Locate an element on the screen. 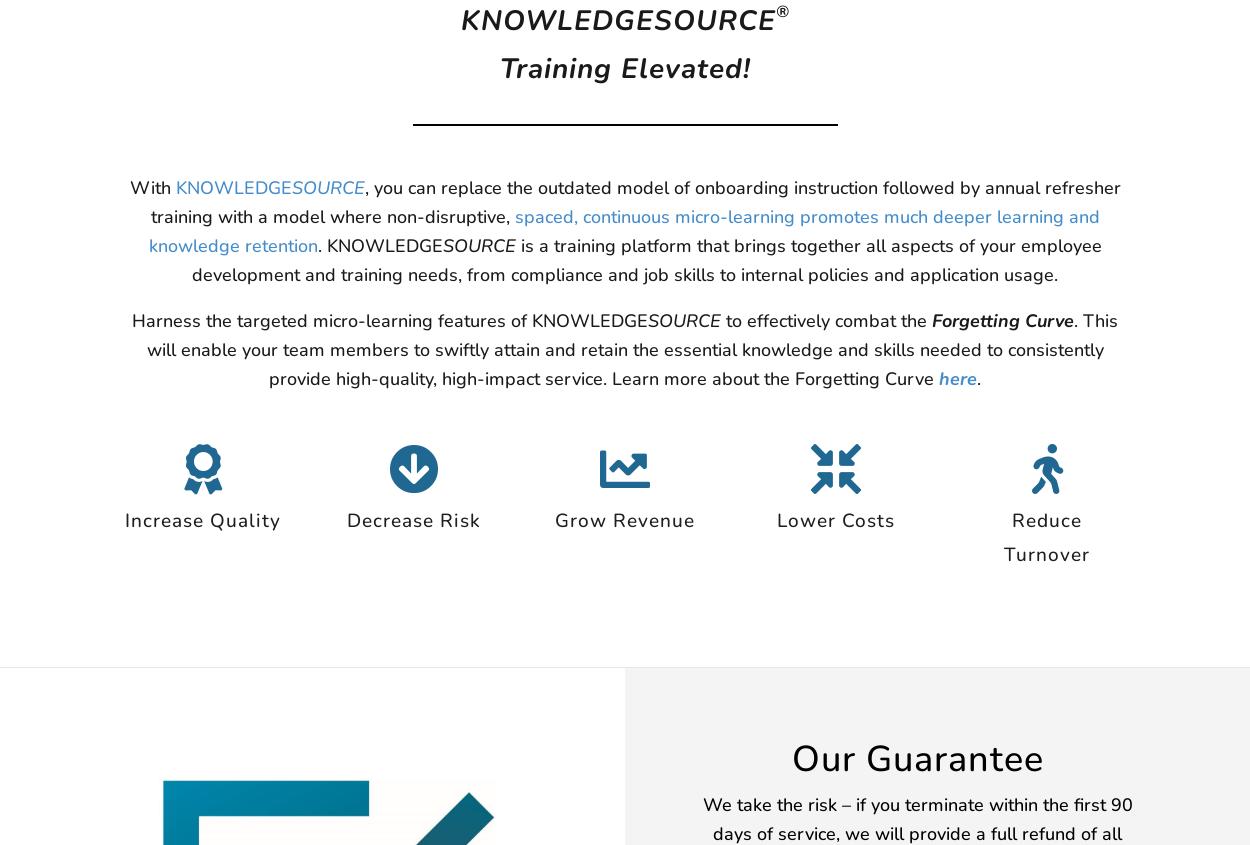  'is a training platform that brings together all aspects of your employee development and training needs, from compliance and job skills to internal policies and application usage.' is located at coordinates (646, 259).